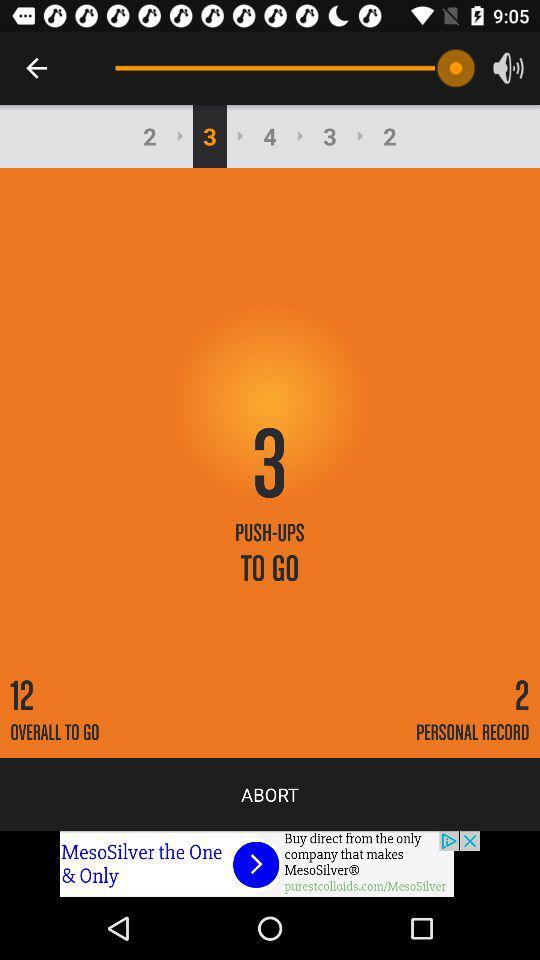 The height and width of the screenshot is (960, 540). Describe the element at coordinates (270, 863) in the screenshot. I see `autoplay option` at that location.